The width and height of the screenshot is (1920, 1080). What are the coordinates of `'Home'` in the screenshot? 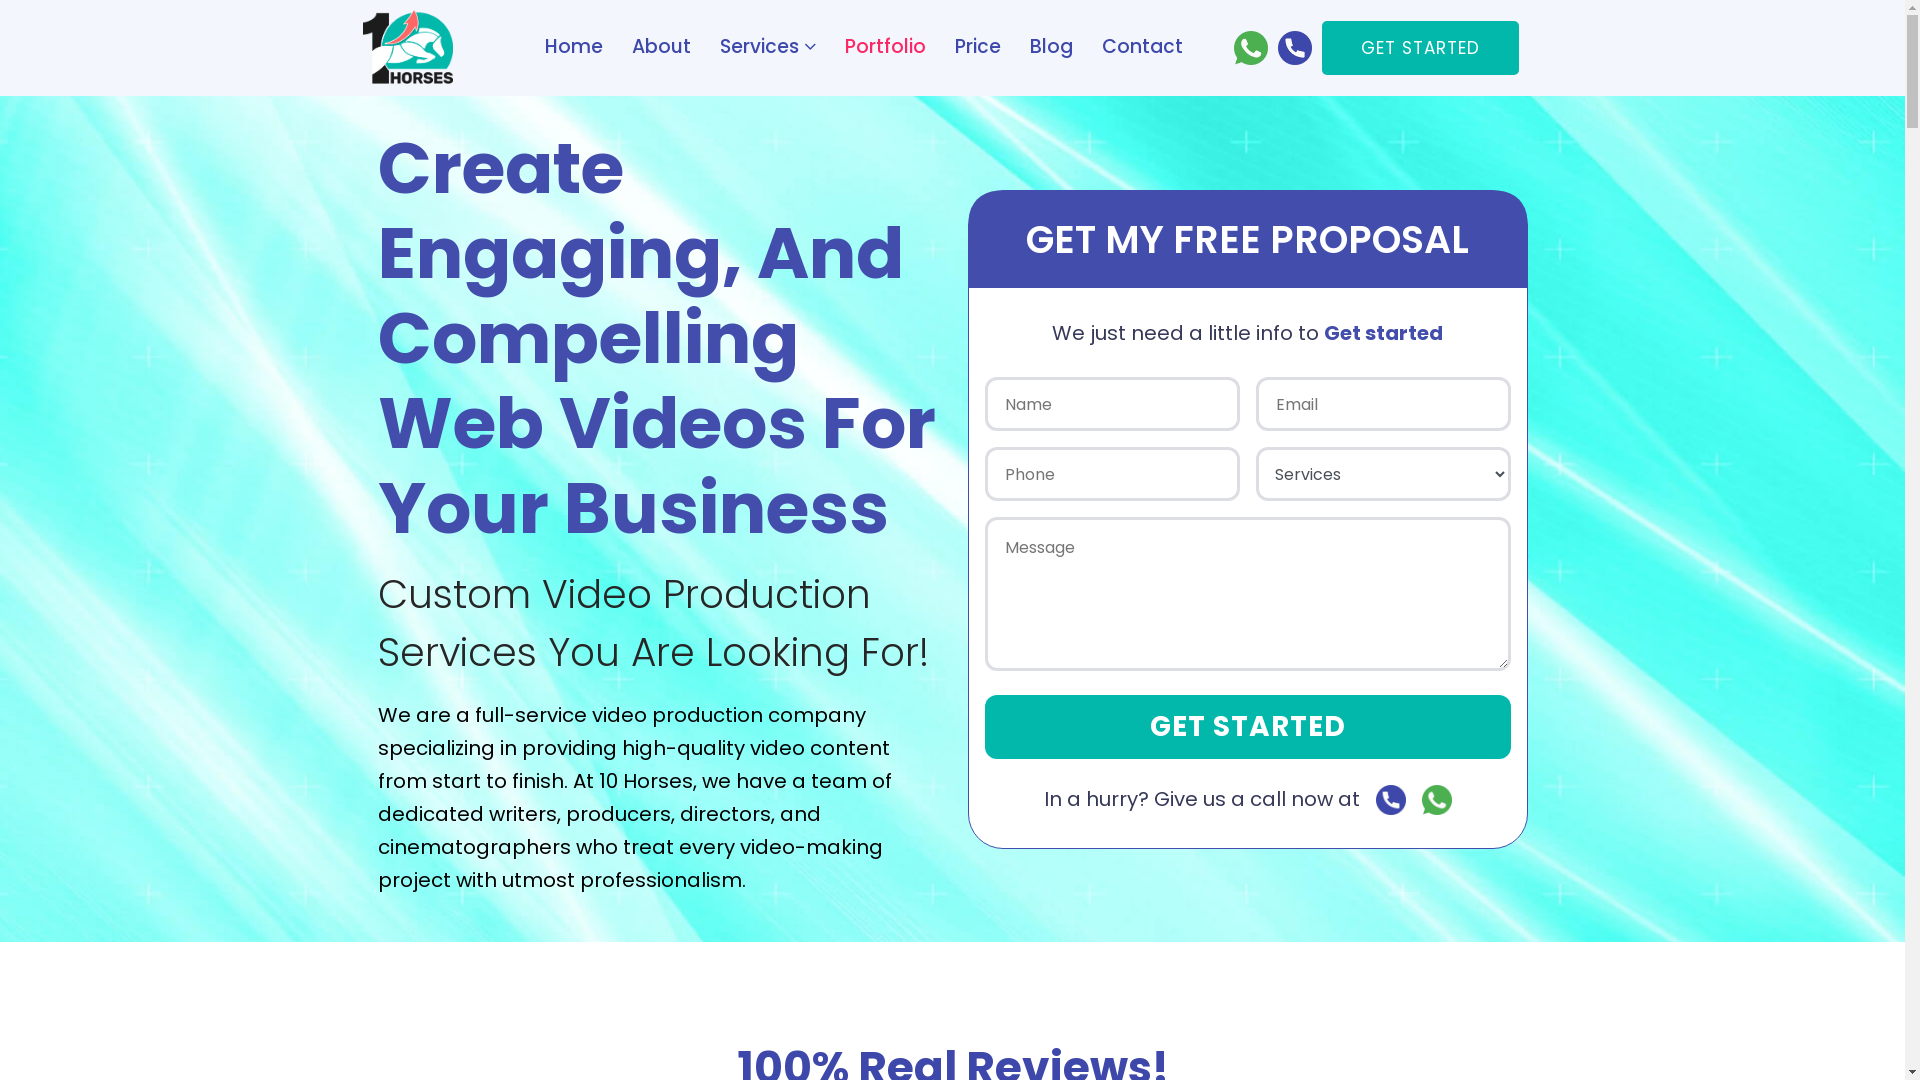 It's located at (571, 45).